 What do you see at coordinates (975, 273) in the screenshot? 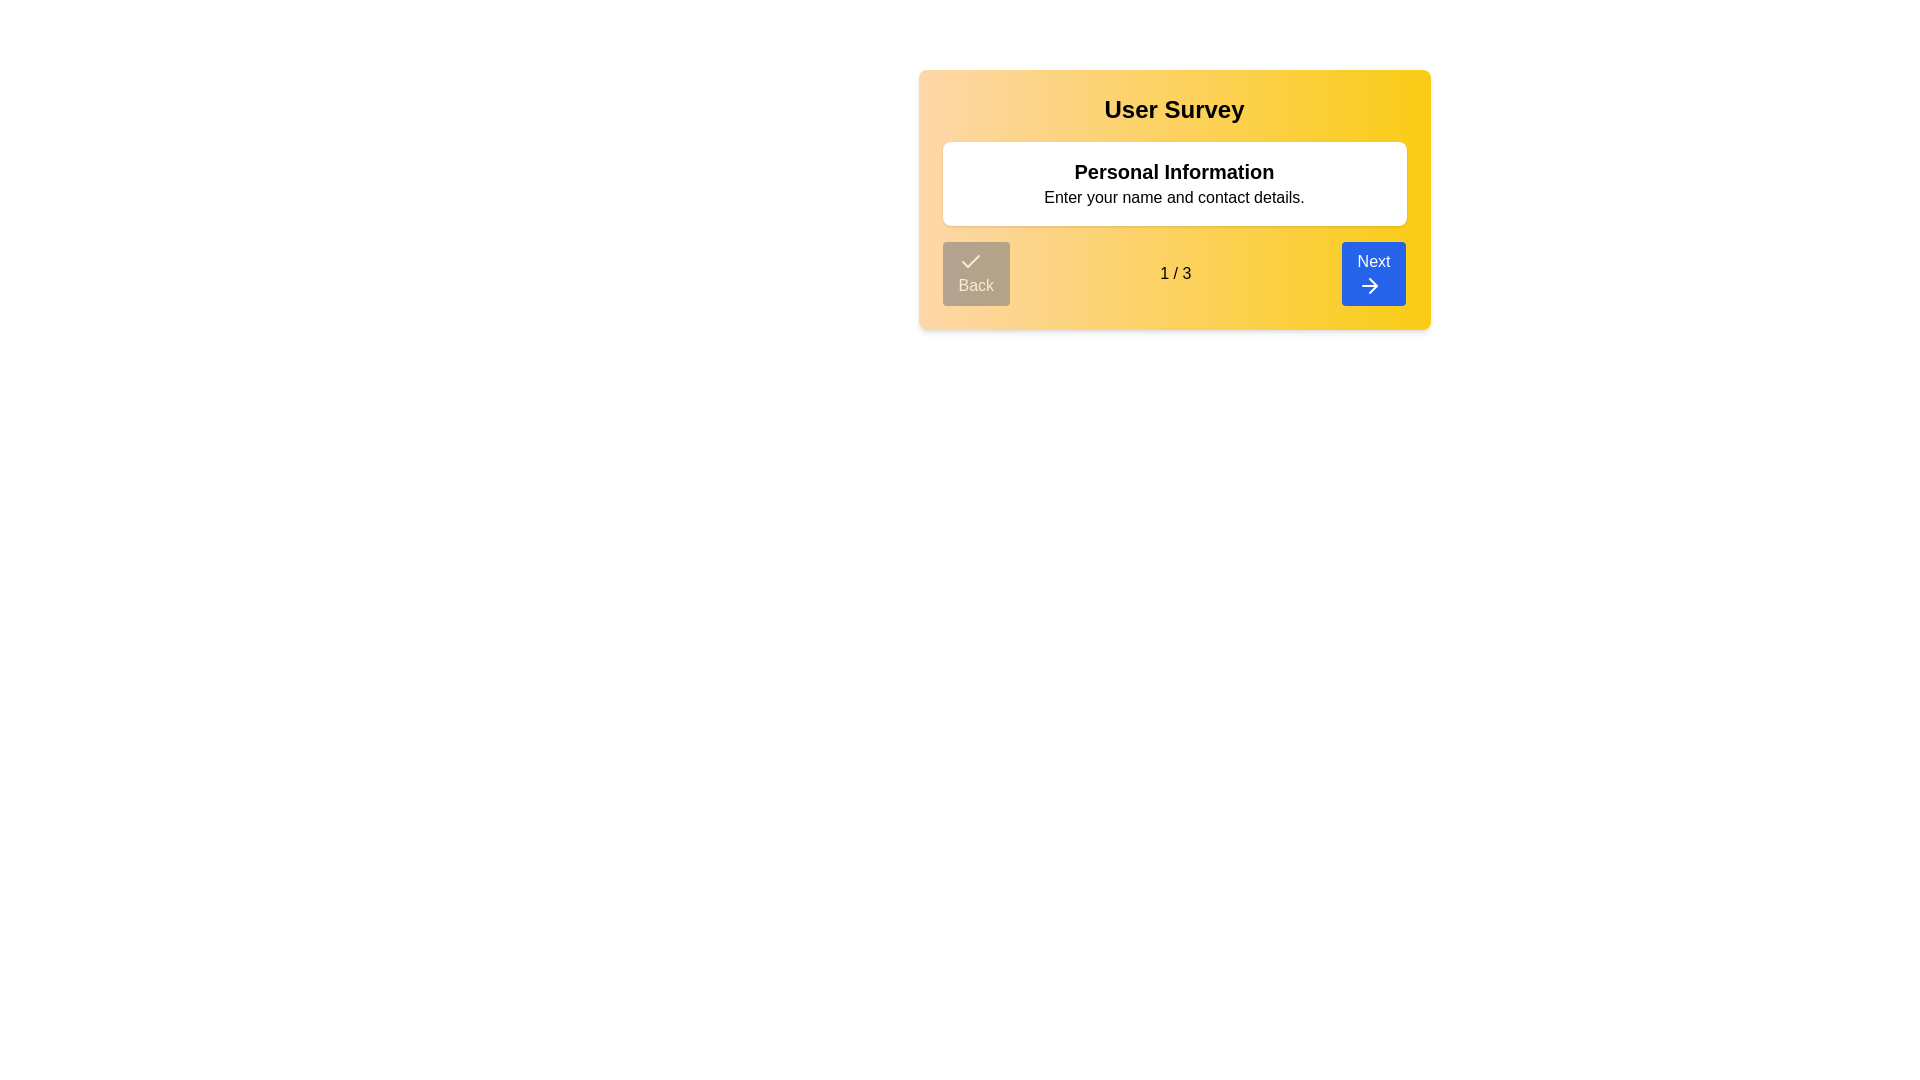
I see `the 'Back' button to navigate to the previous step` at bounding box center [975, 273].